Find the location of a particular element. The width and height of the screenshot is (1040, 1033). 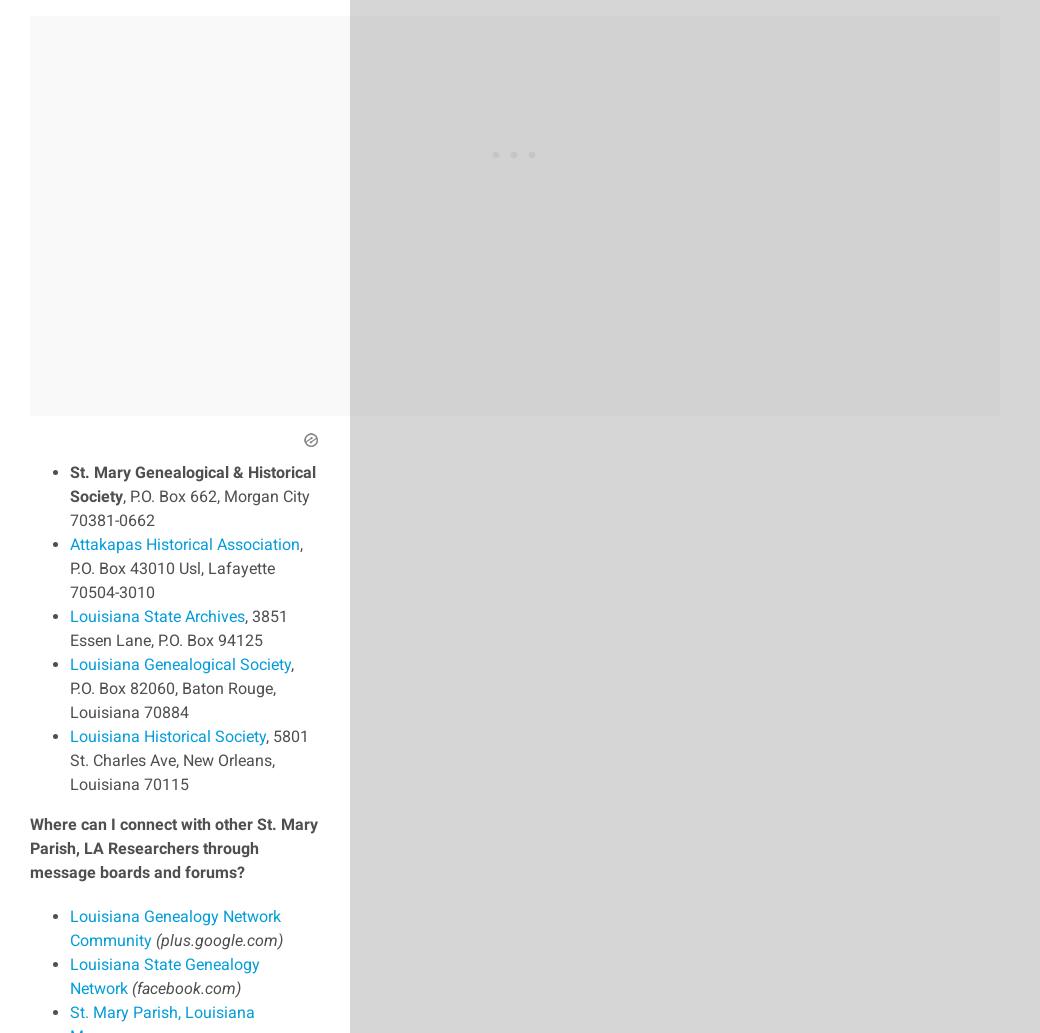

'Louisiana Genealogy Network Community' is located at coordinates (68, 926).